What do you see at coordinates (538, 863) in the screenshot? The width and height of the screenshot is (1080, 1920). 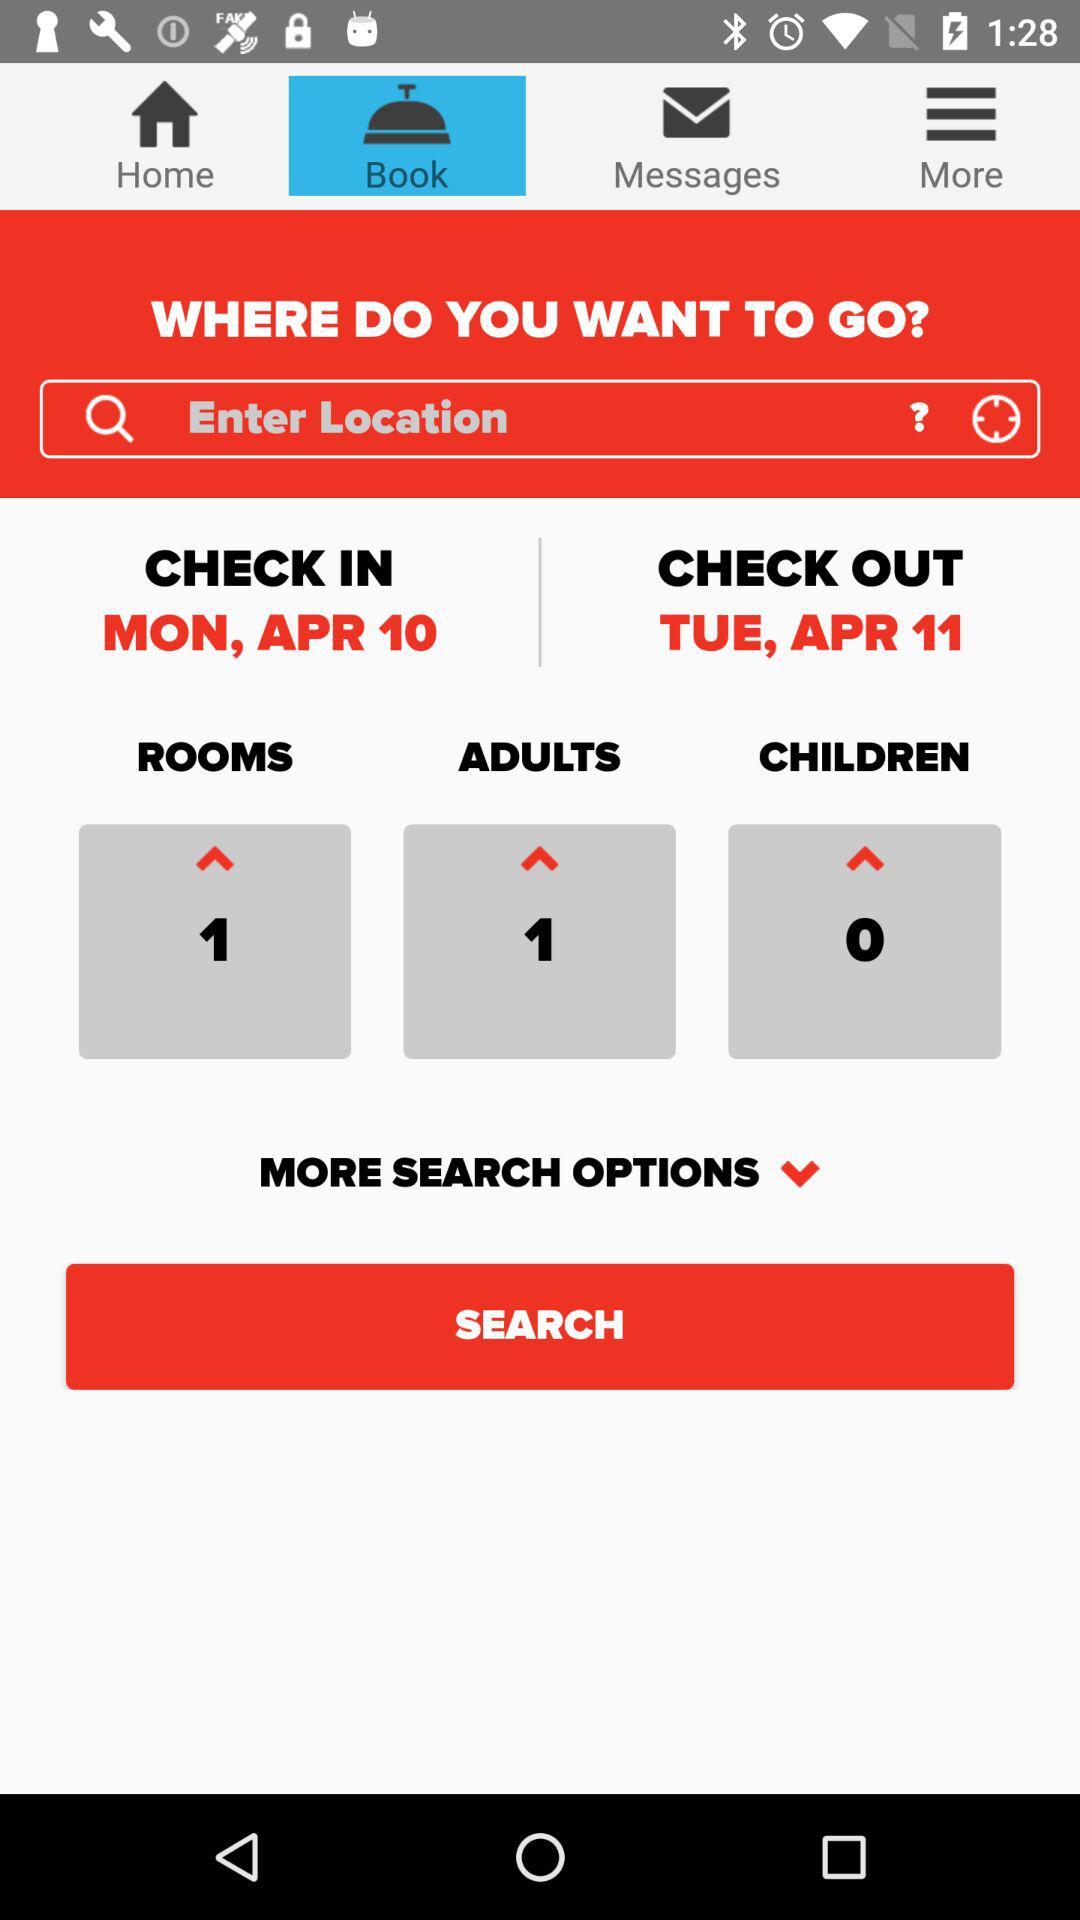 I see `increase number of adults` at bounding box center [538, 863].